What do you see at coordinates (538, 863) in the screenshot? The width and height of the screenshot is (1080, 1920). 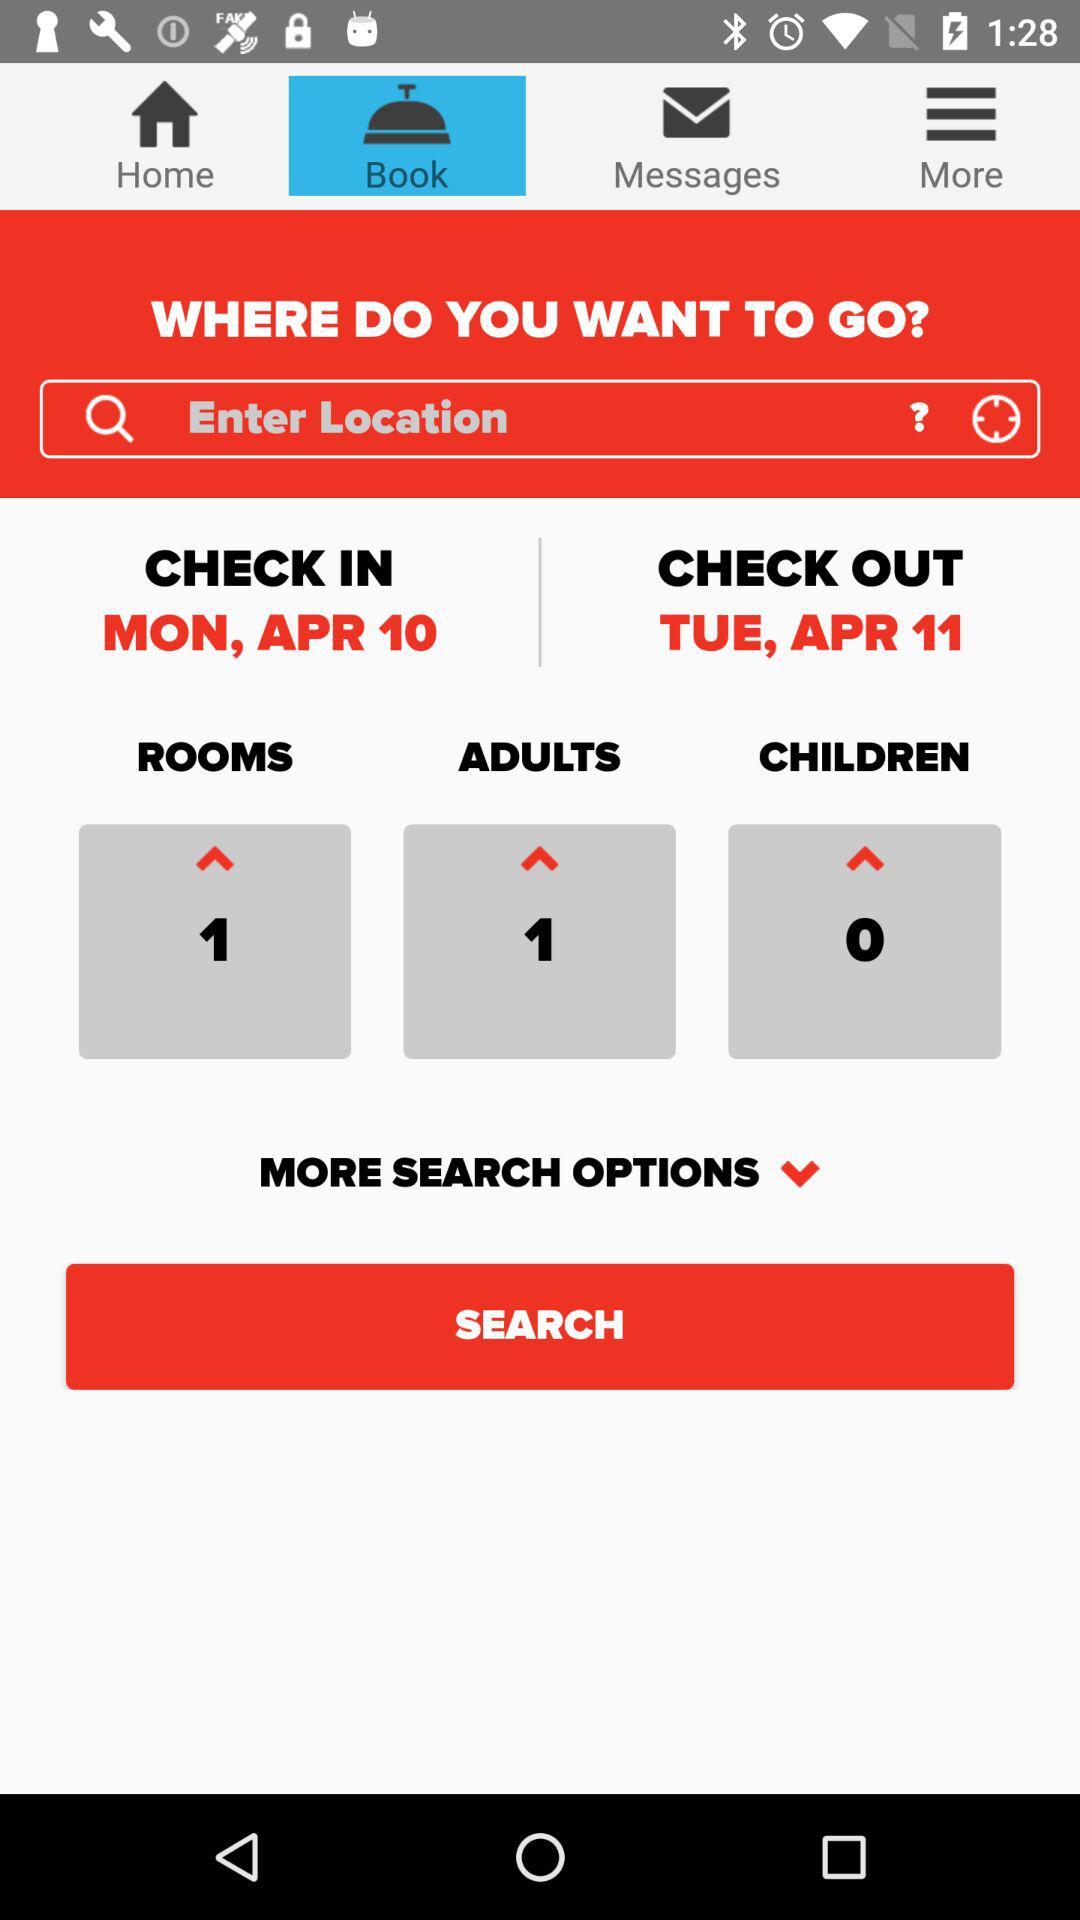 I see `increase number of adults` at bounding box center [538, 863].